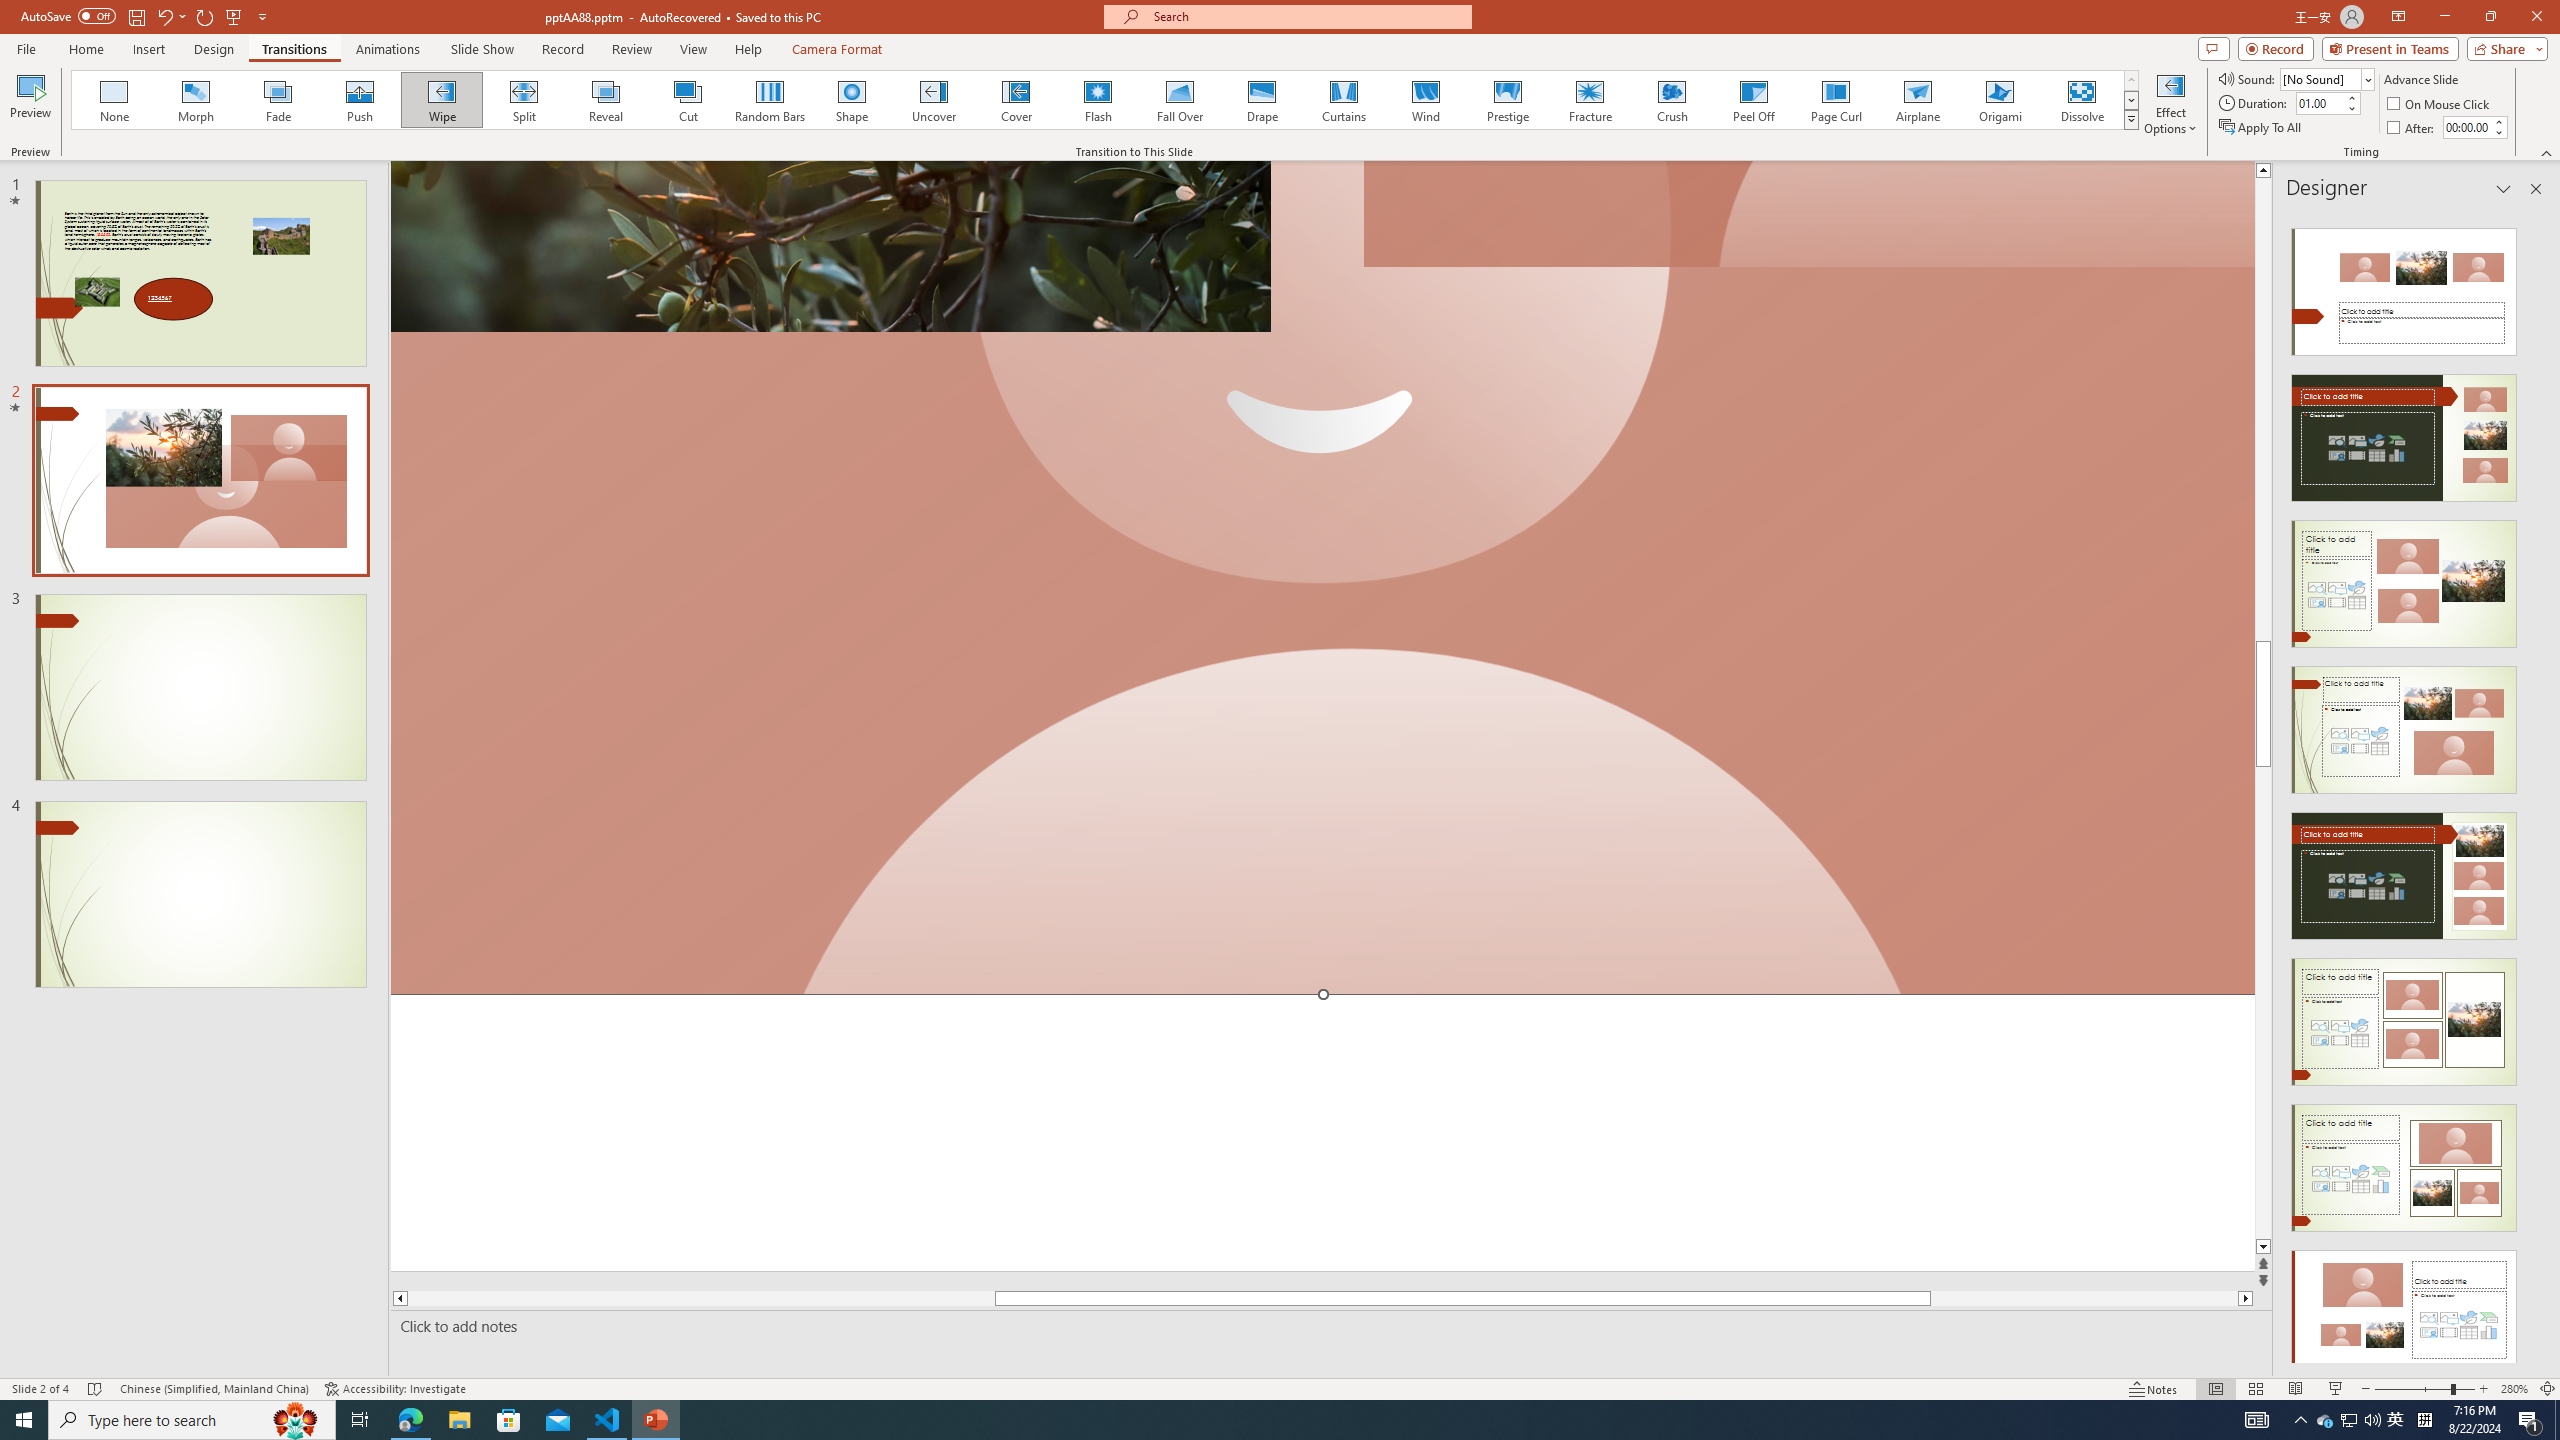  I want to click on 'Crush', so click(1671, 99).